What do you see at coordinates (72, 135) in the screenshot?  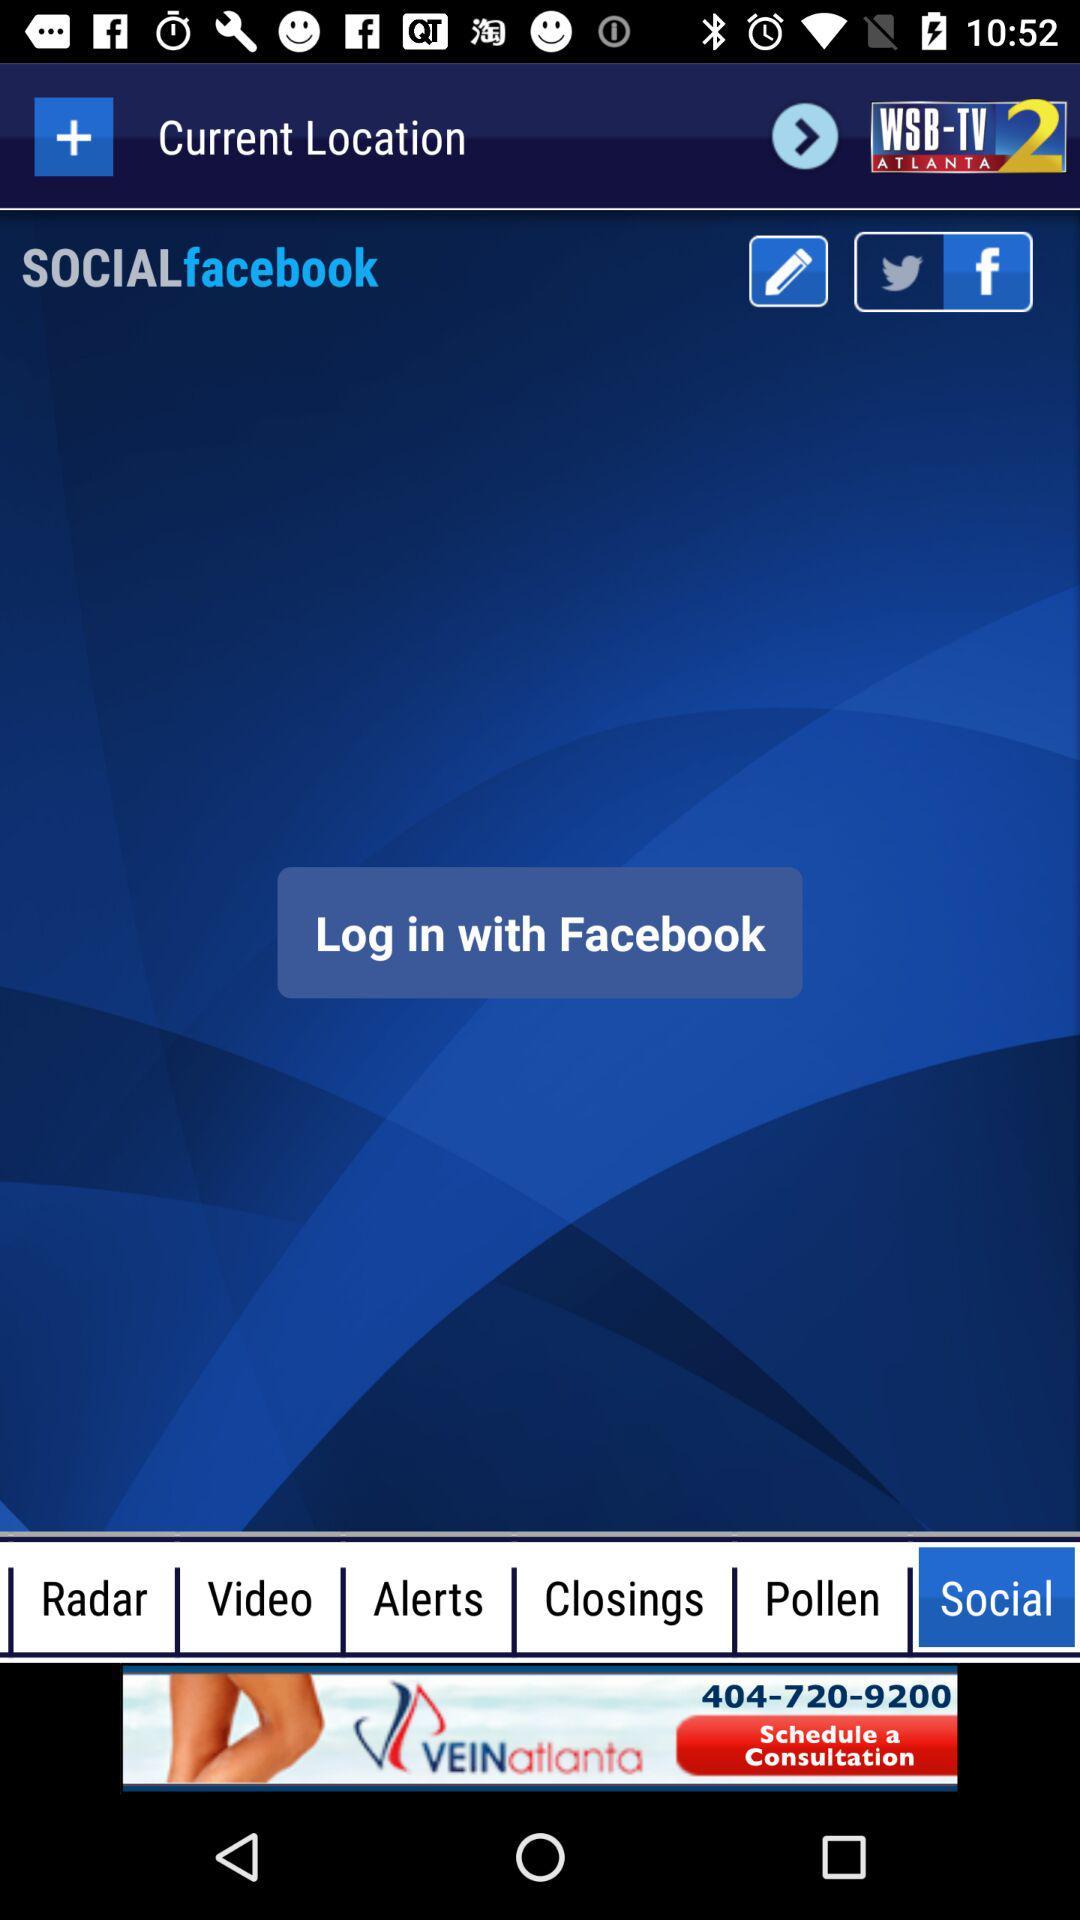 I see `a location` at bounding box center [72, 135].